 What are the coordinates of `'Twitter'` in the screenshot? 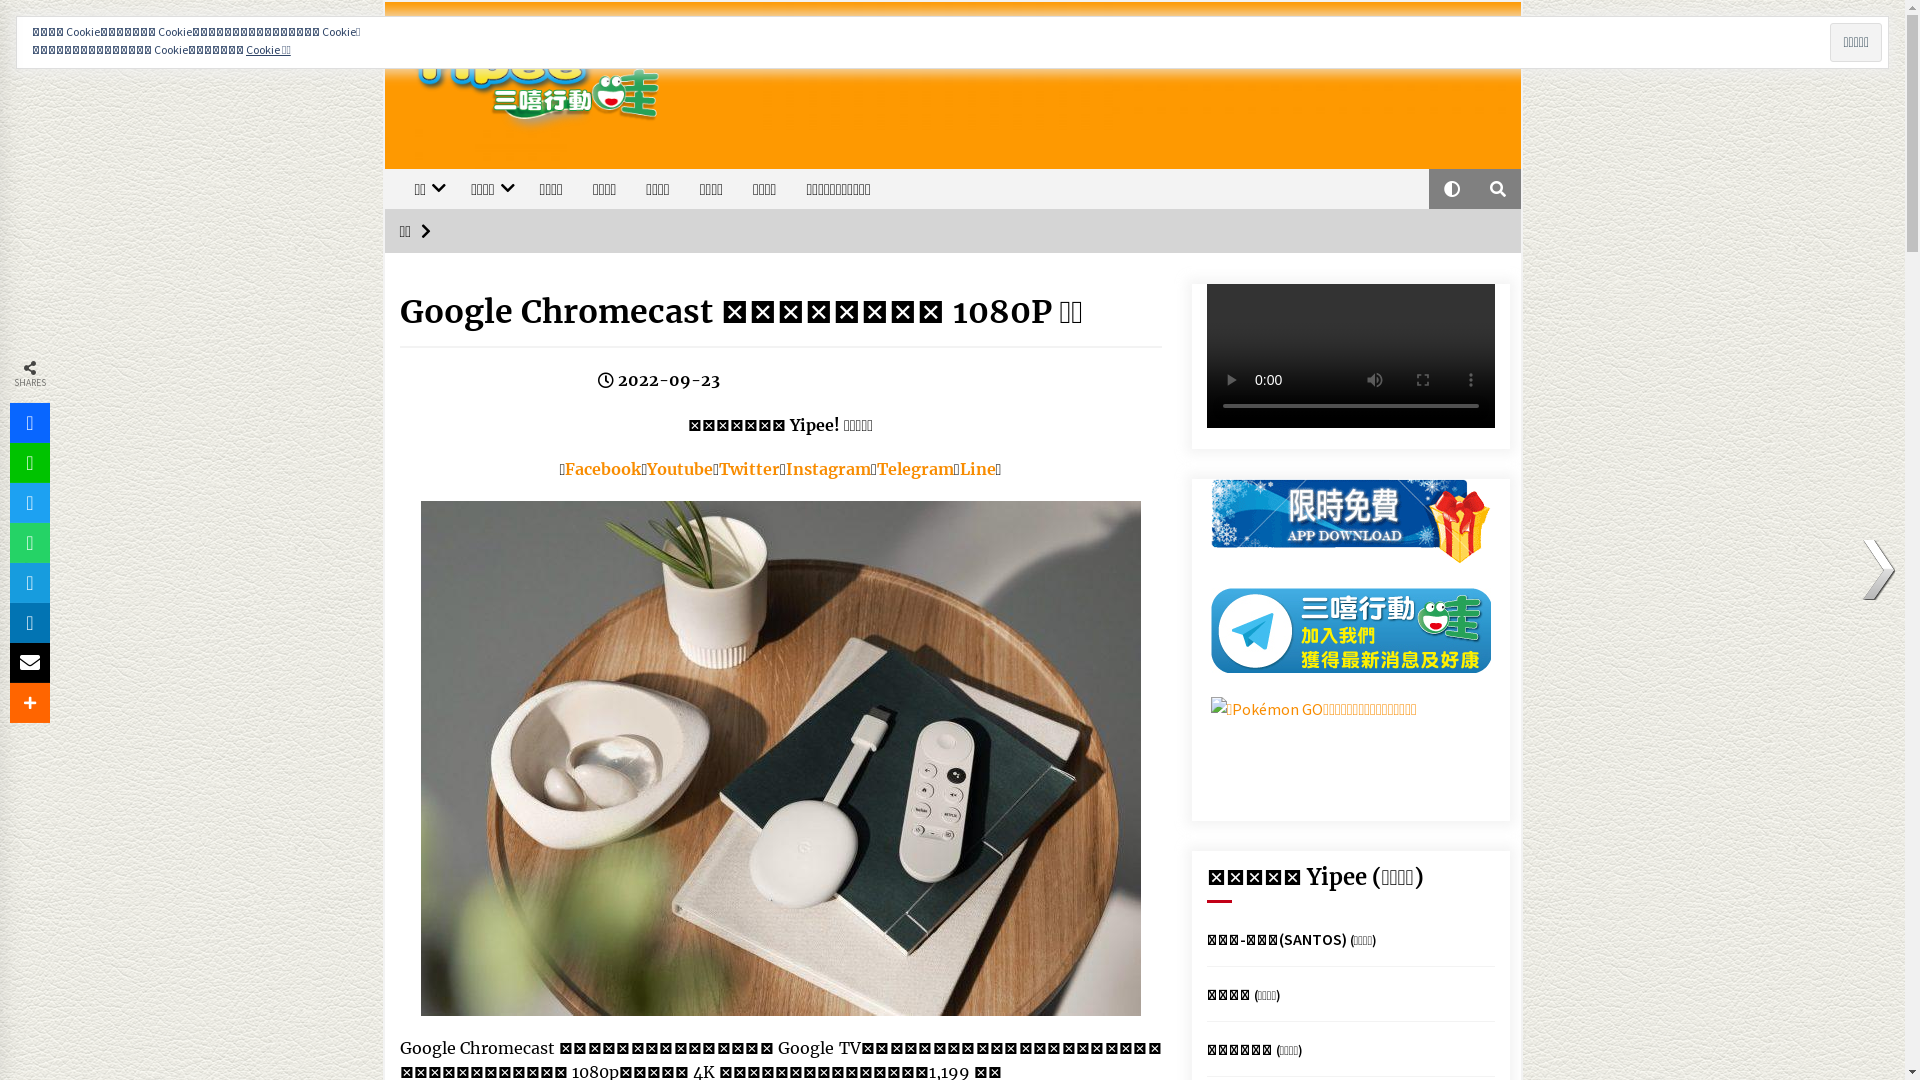 It's located at (748, 469).